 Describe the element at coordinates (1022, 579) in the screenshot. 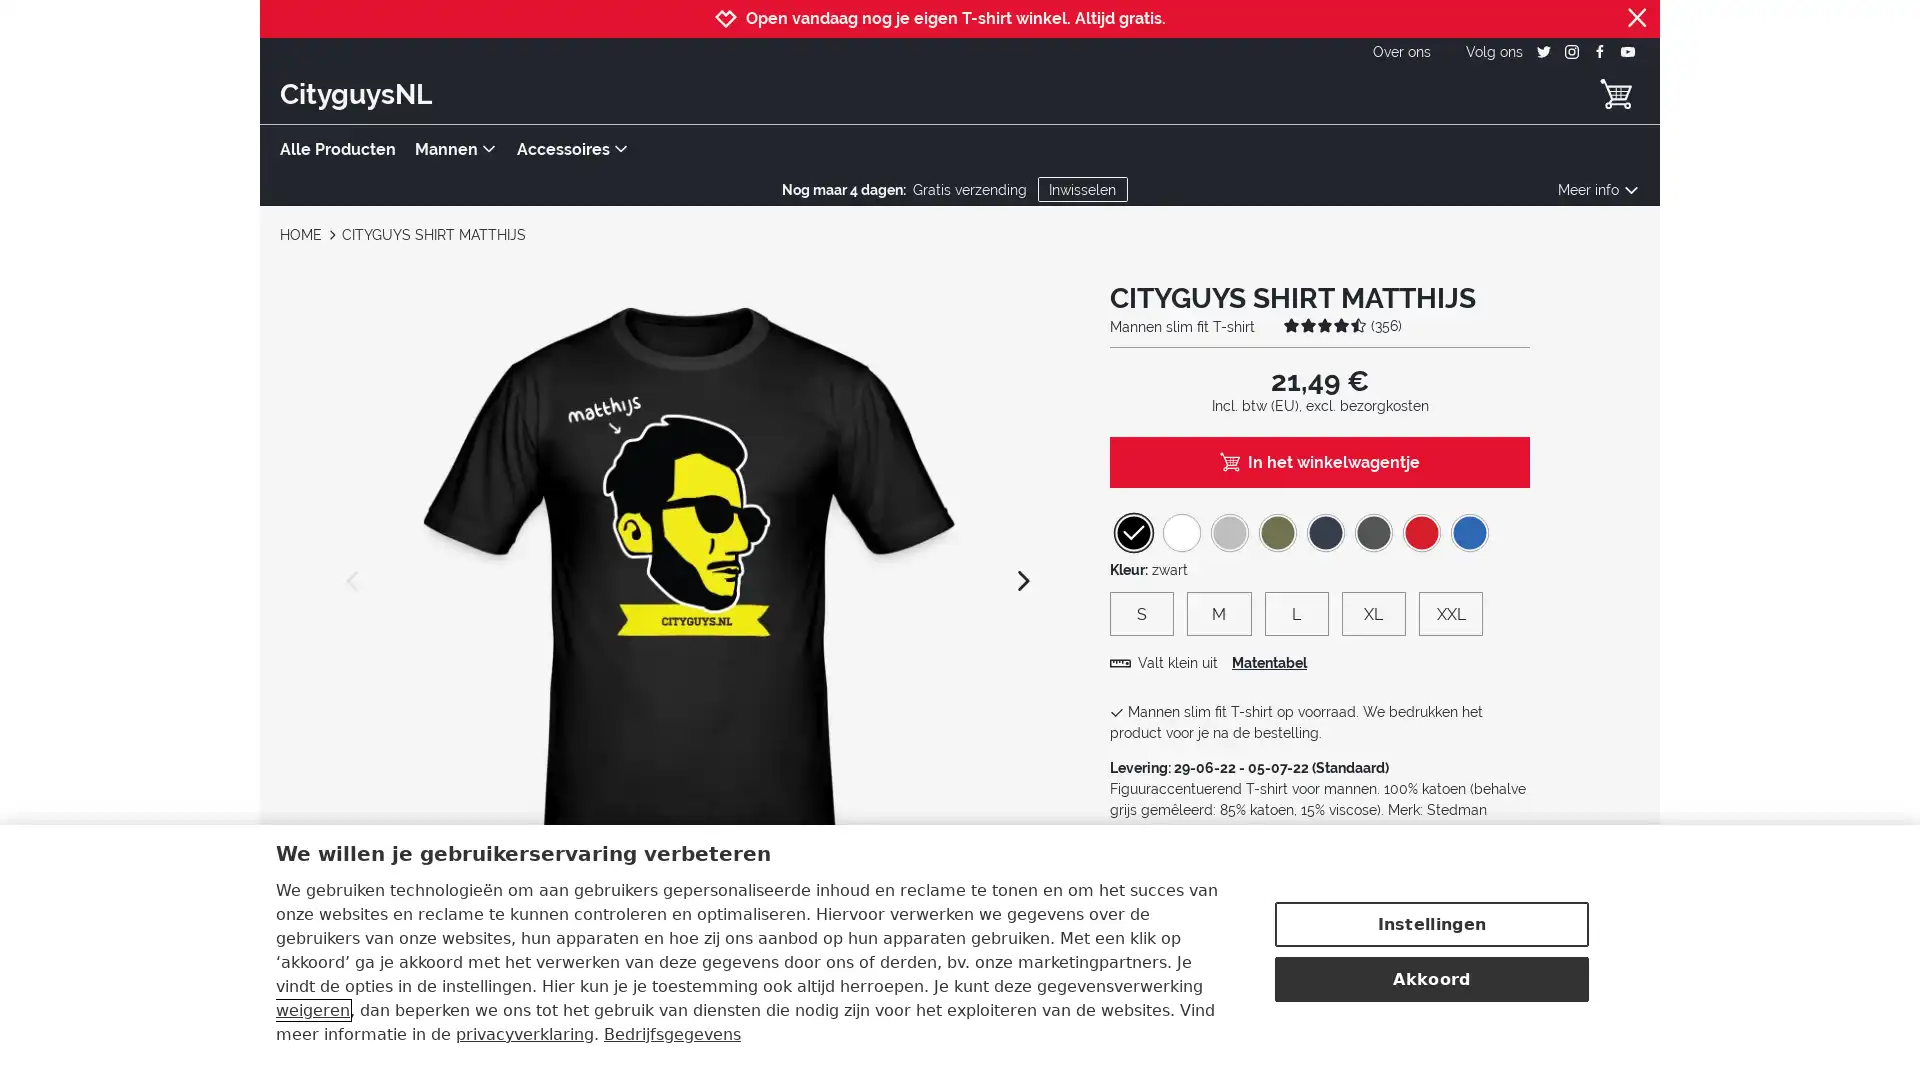

I see `next image` at that location.